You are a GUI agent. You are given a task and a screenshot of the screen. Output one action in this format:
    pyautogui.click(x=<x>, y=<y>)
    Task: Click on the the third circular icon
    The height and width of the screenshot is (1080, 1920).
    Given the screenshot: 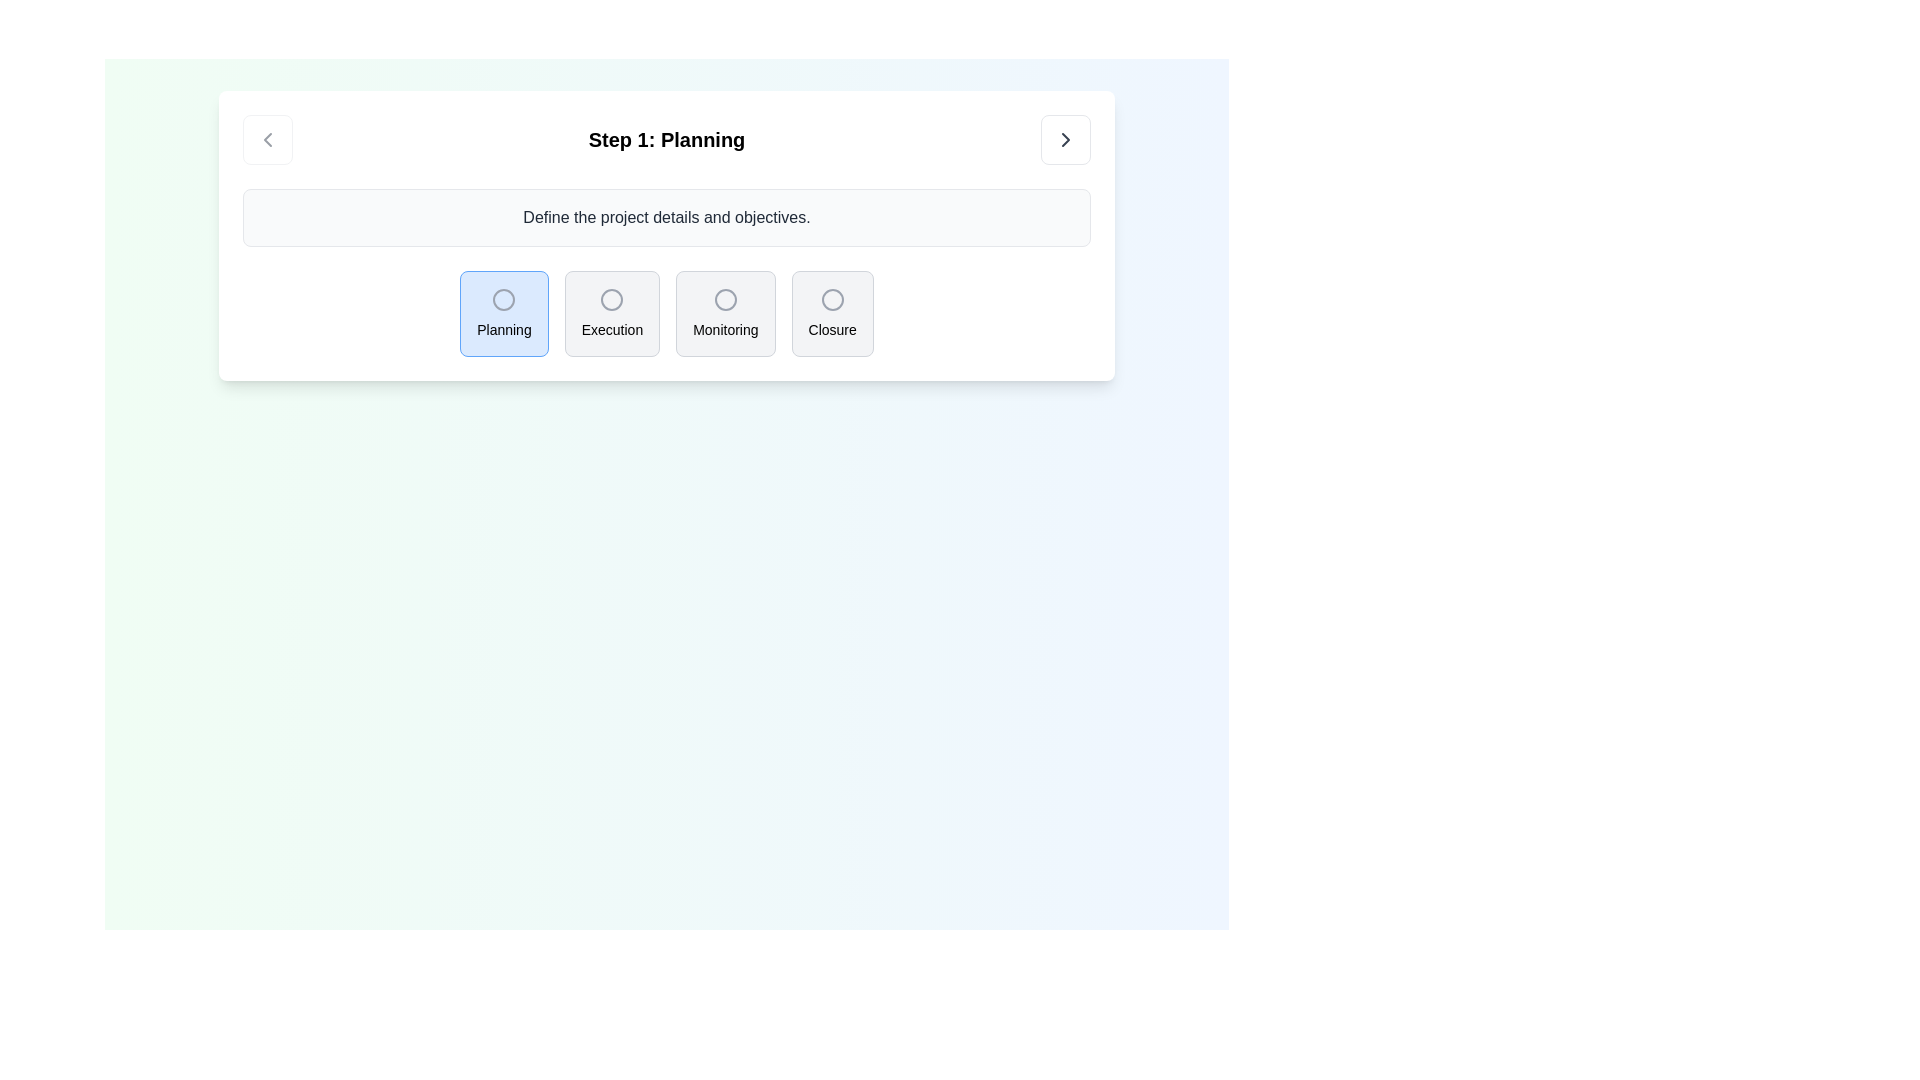 What is the action you would take?
    pyautogui.click(x=724, y=300)
    